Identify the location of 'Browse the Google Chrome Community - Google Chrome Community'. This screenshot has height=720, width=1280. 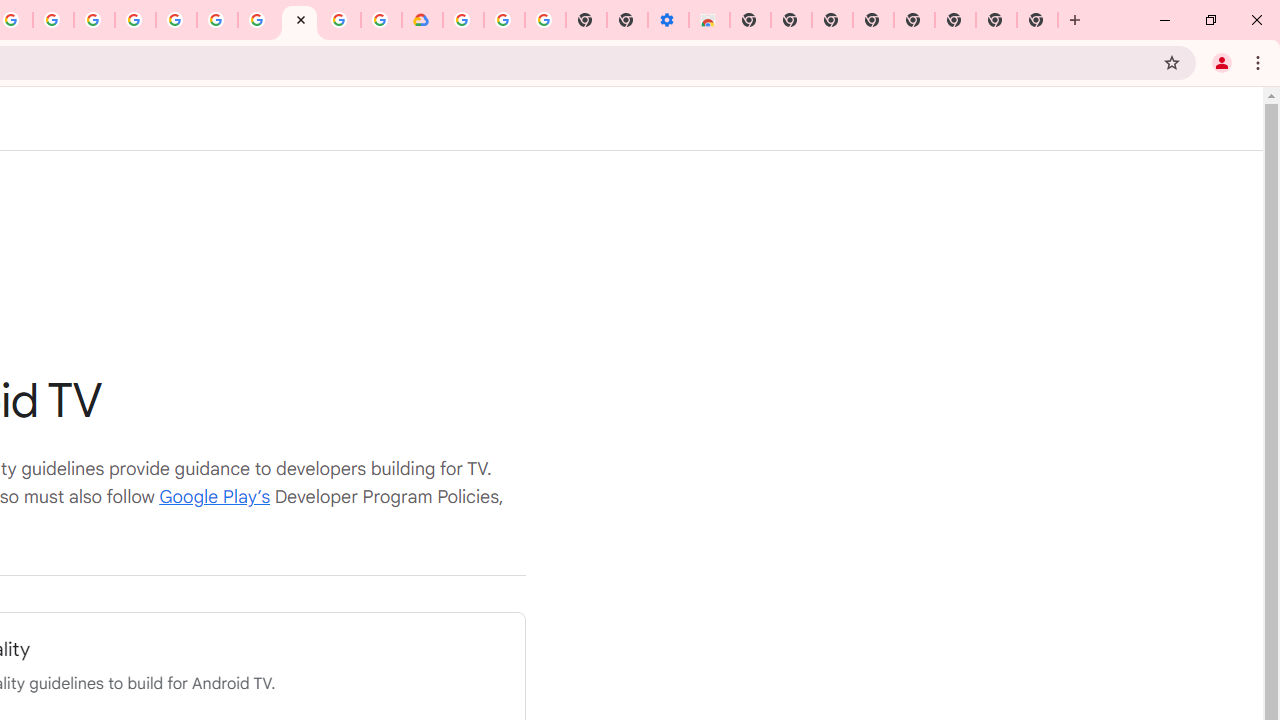
(381, 20).